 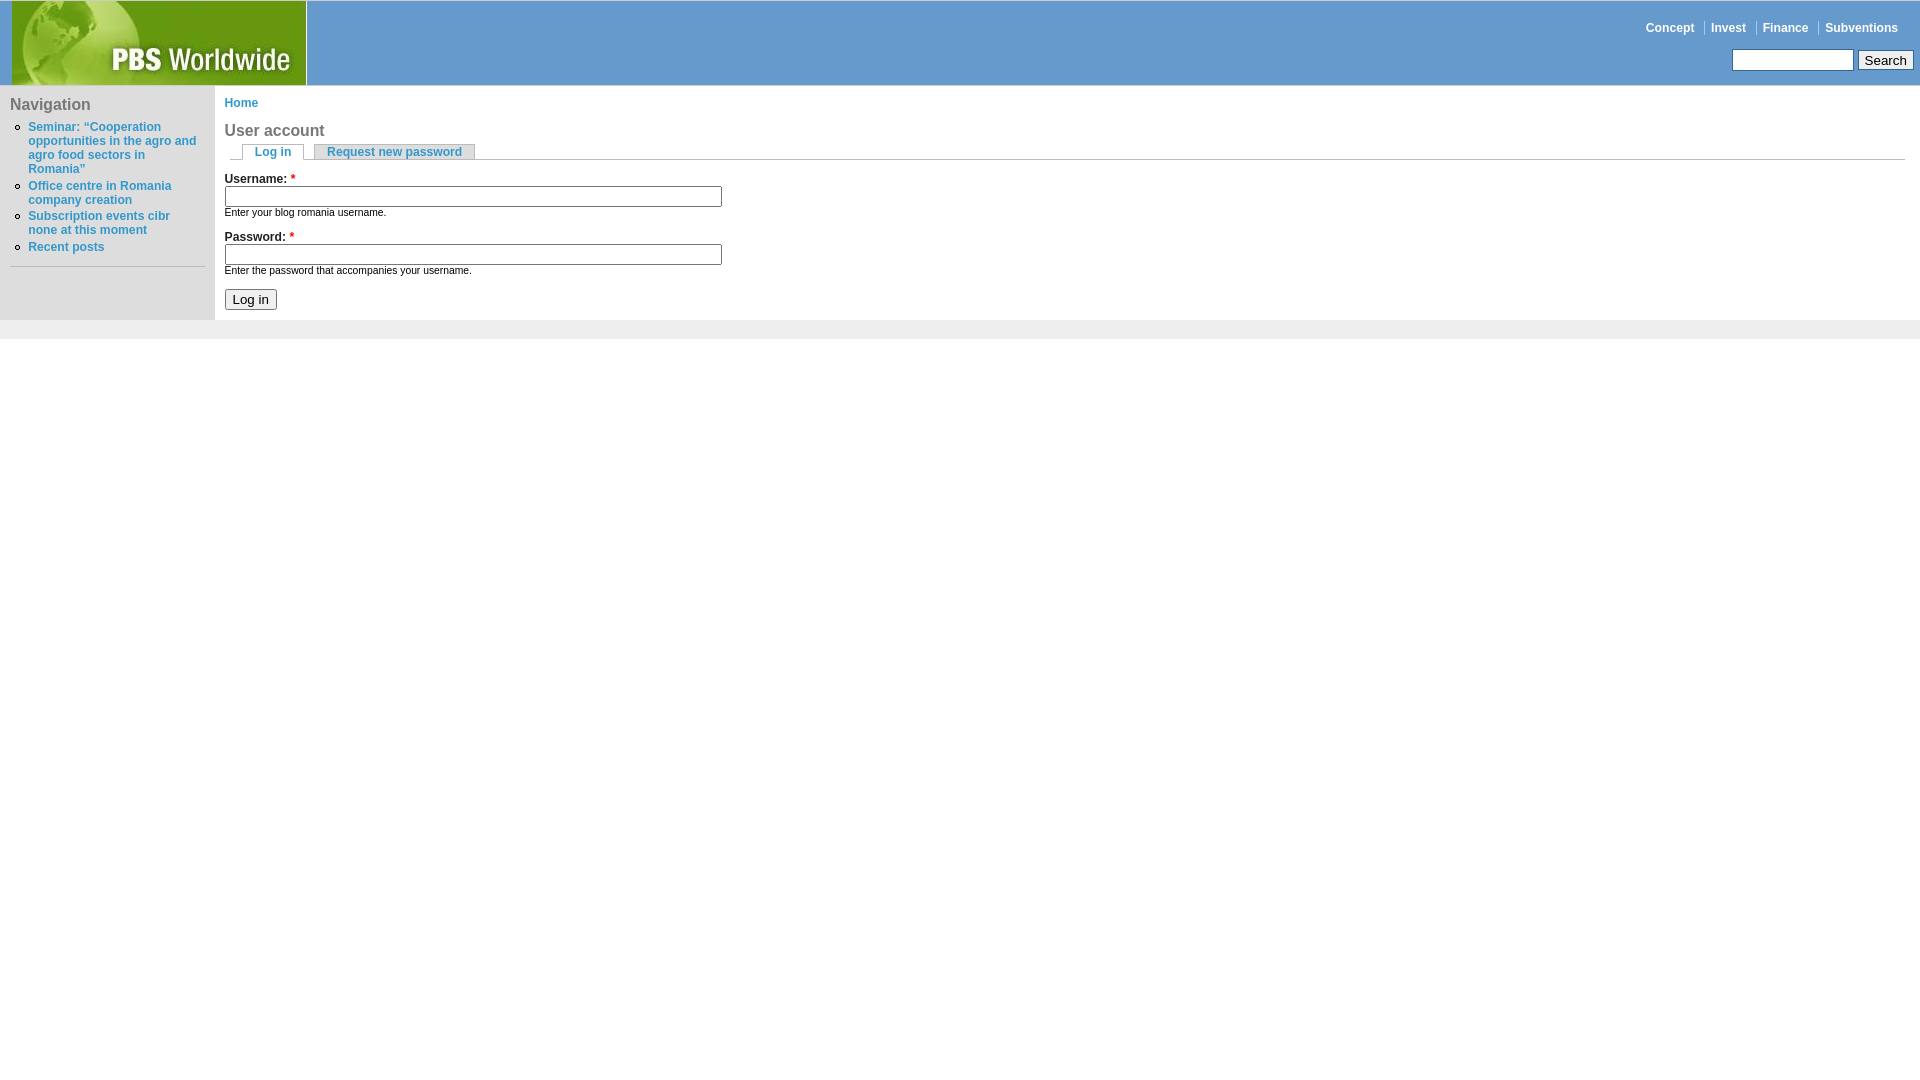 What do you see at coordinates (1727, 27) in the screenshot?
I see `'Invest'` at bounding box center [1727, 27].